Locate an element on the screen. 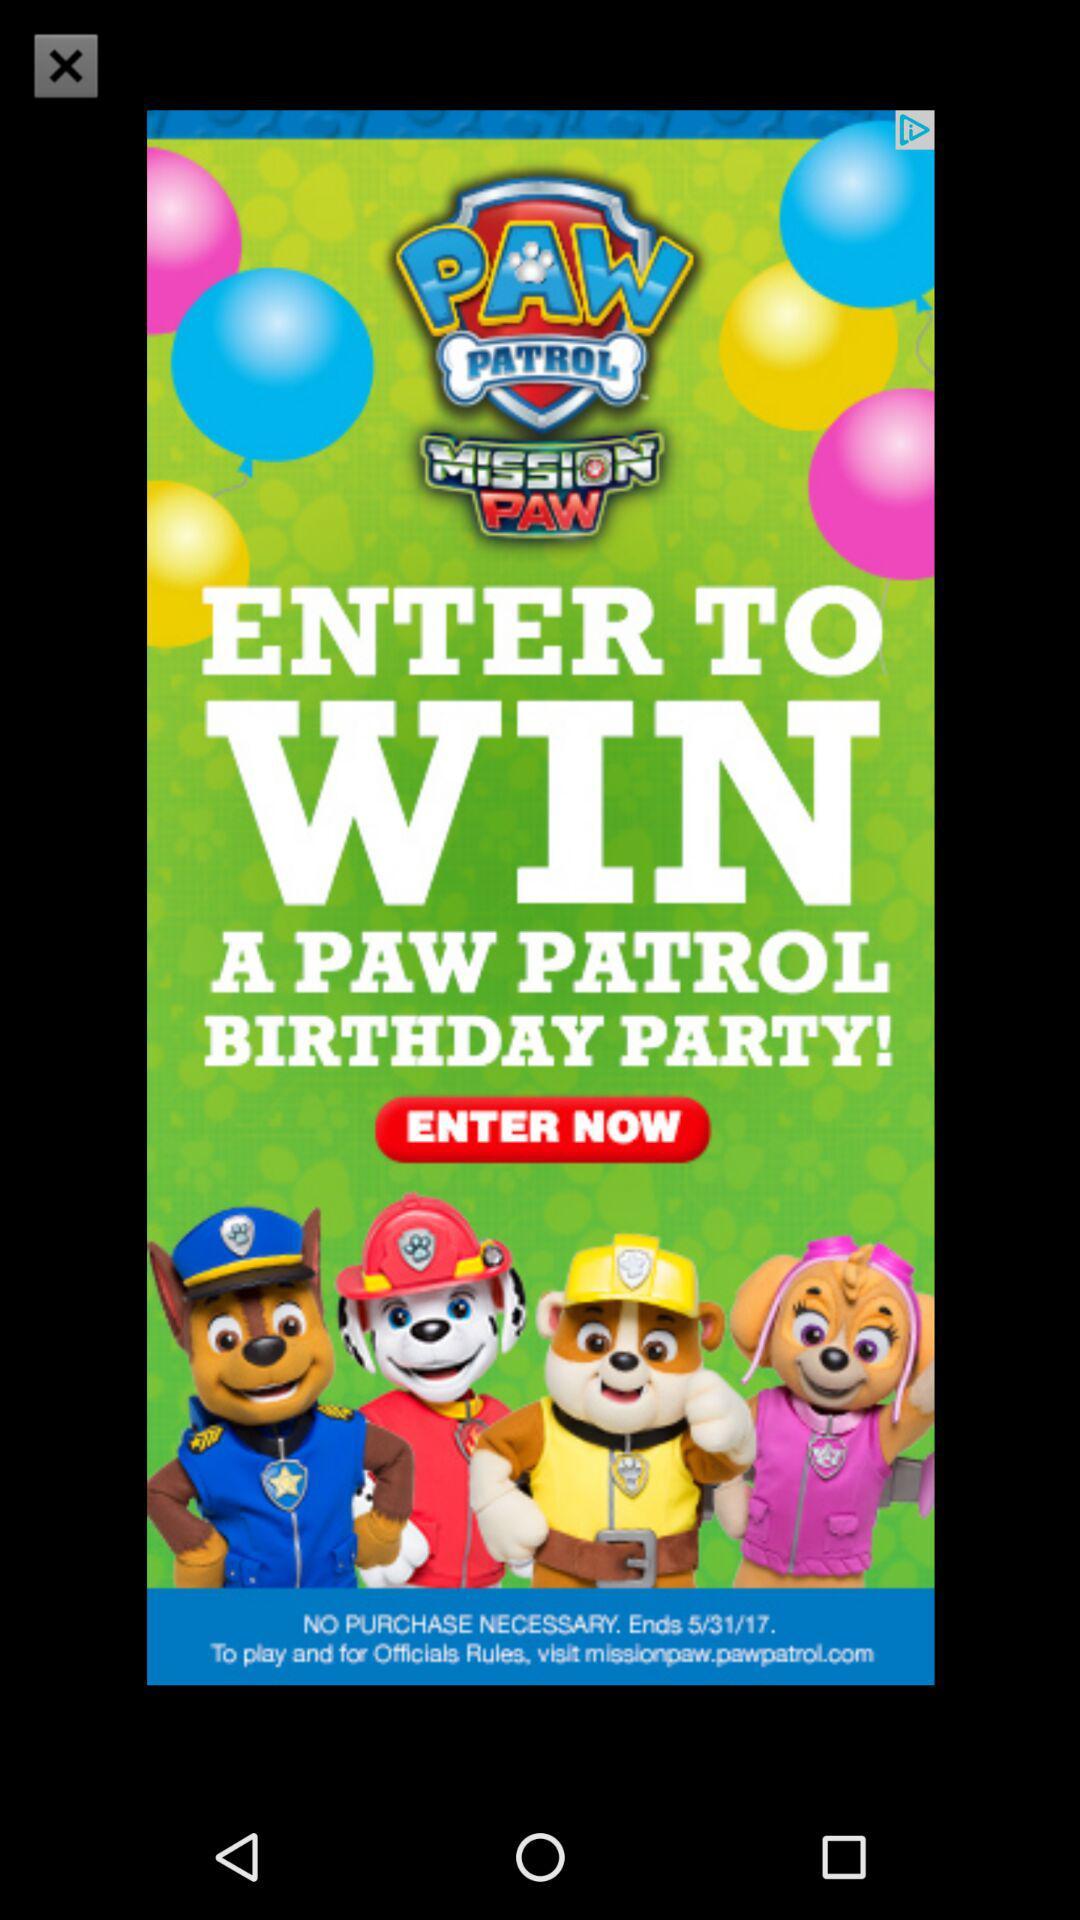 The width and height of the screenshot is (1080, 1920). the close icon is located at coordinates (64, 70).